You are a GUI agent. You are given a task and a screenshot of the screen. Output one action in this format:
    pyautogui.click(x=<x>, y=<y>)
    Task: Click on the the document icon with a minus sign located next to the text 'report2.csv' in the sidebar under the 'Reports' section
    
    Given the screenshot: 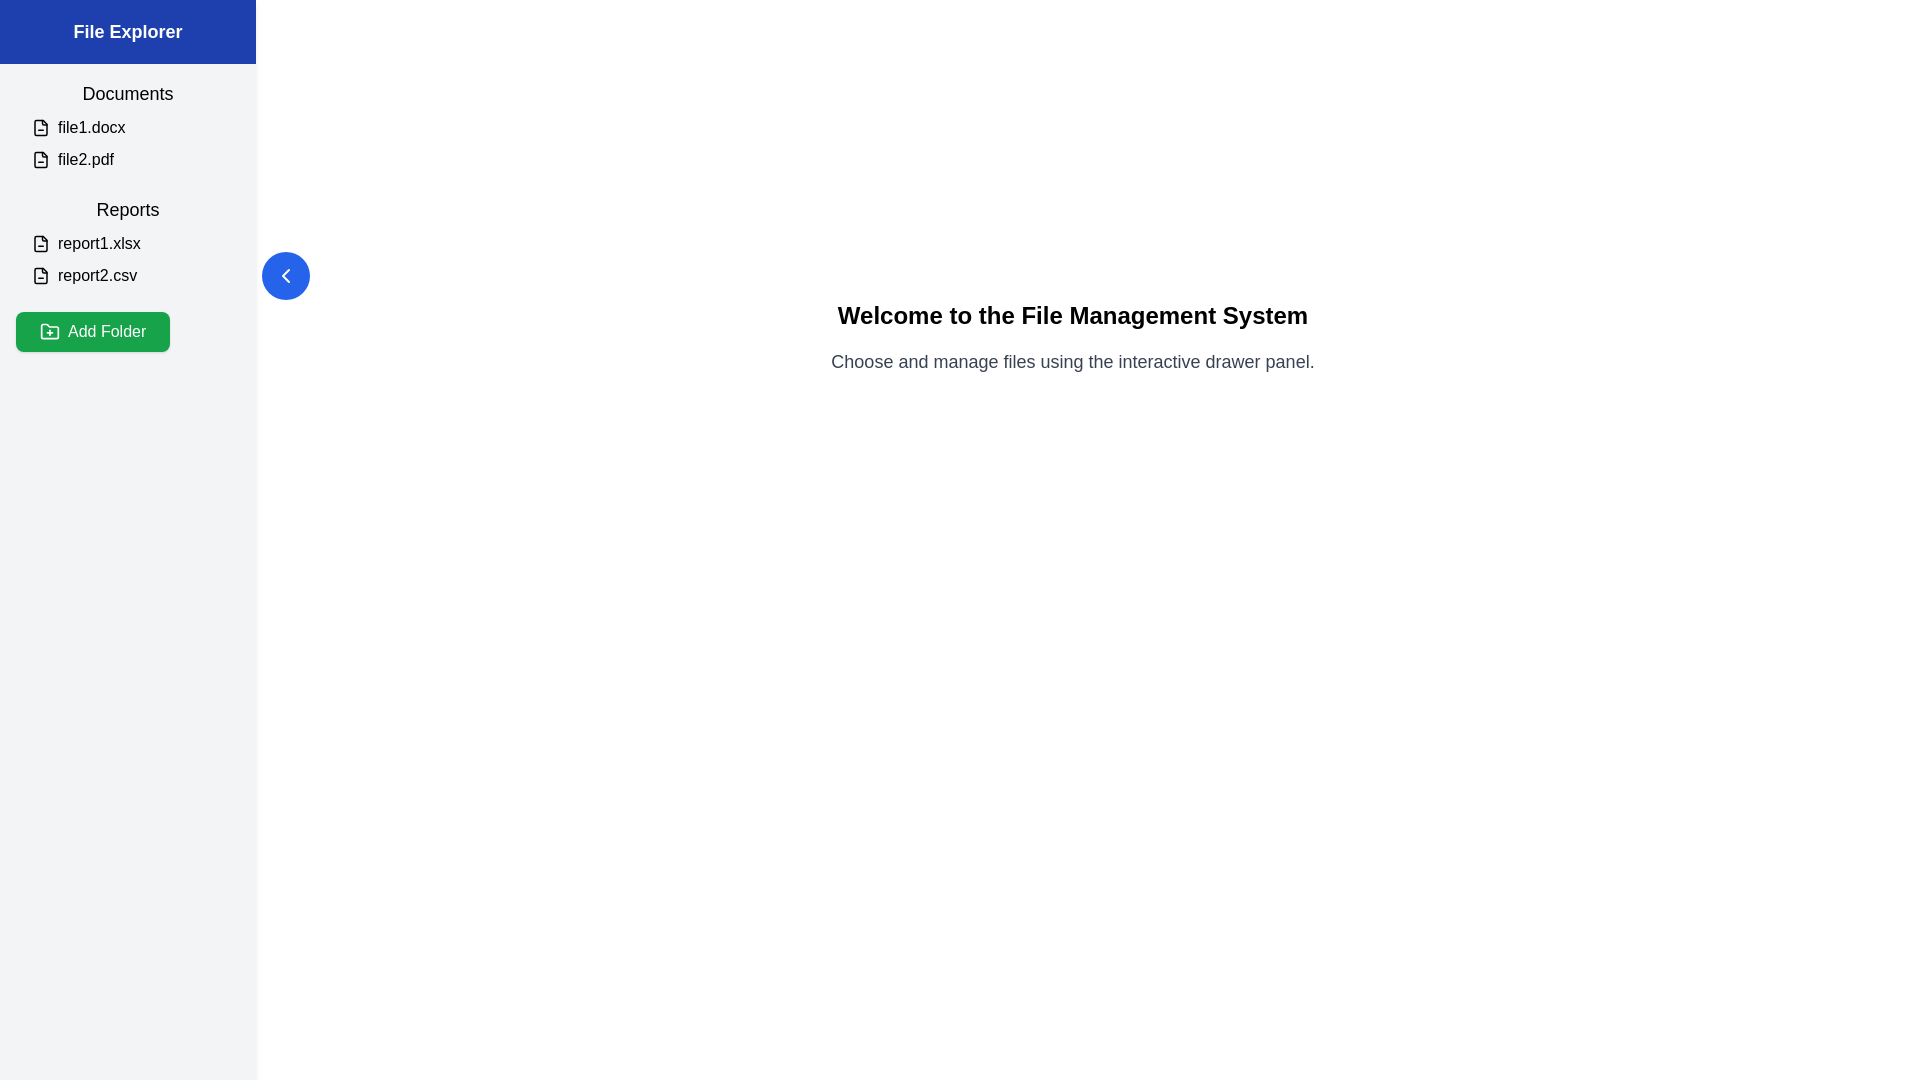 What is the action you would take?
    pyautogui.click(x=41, y=276)
    